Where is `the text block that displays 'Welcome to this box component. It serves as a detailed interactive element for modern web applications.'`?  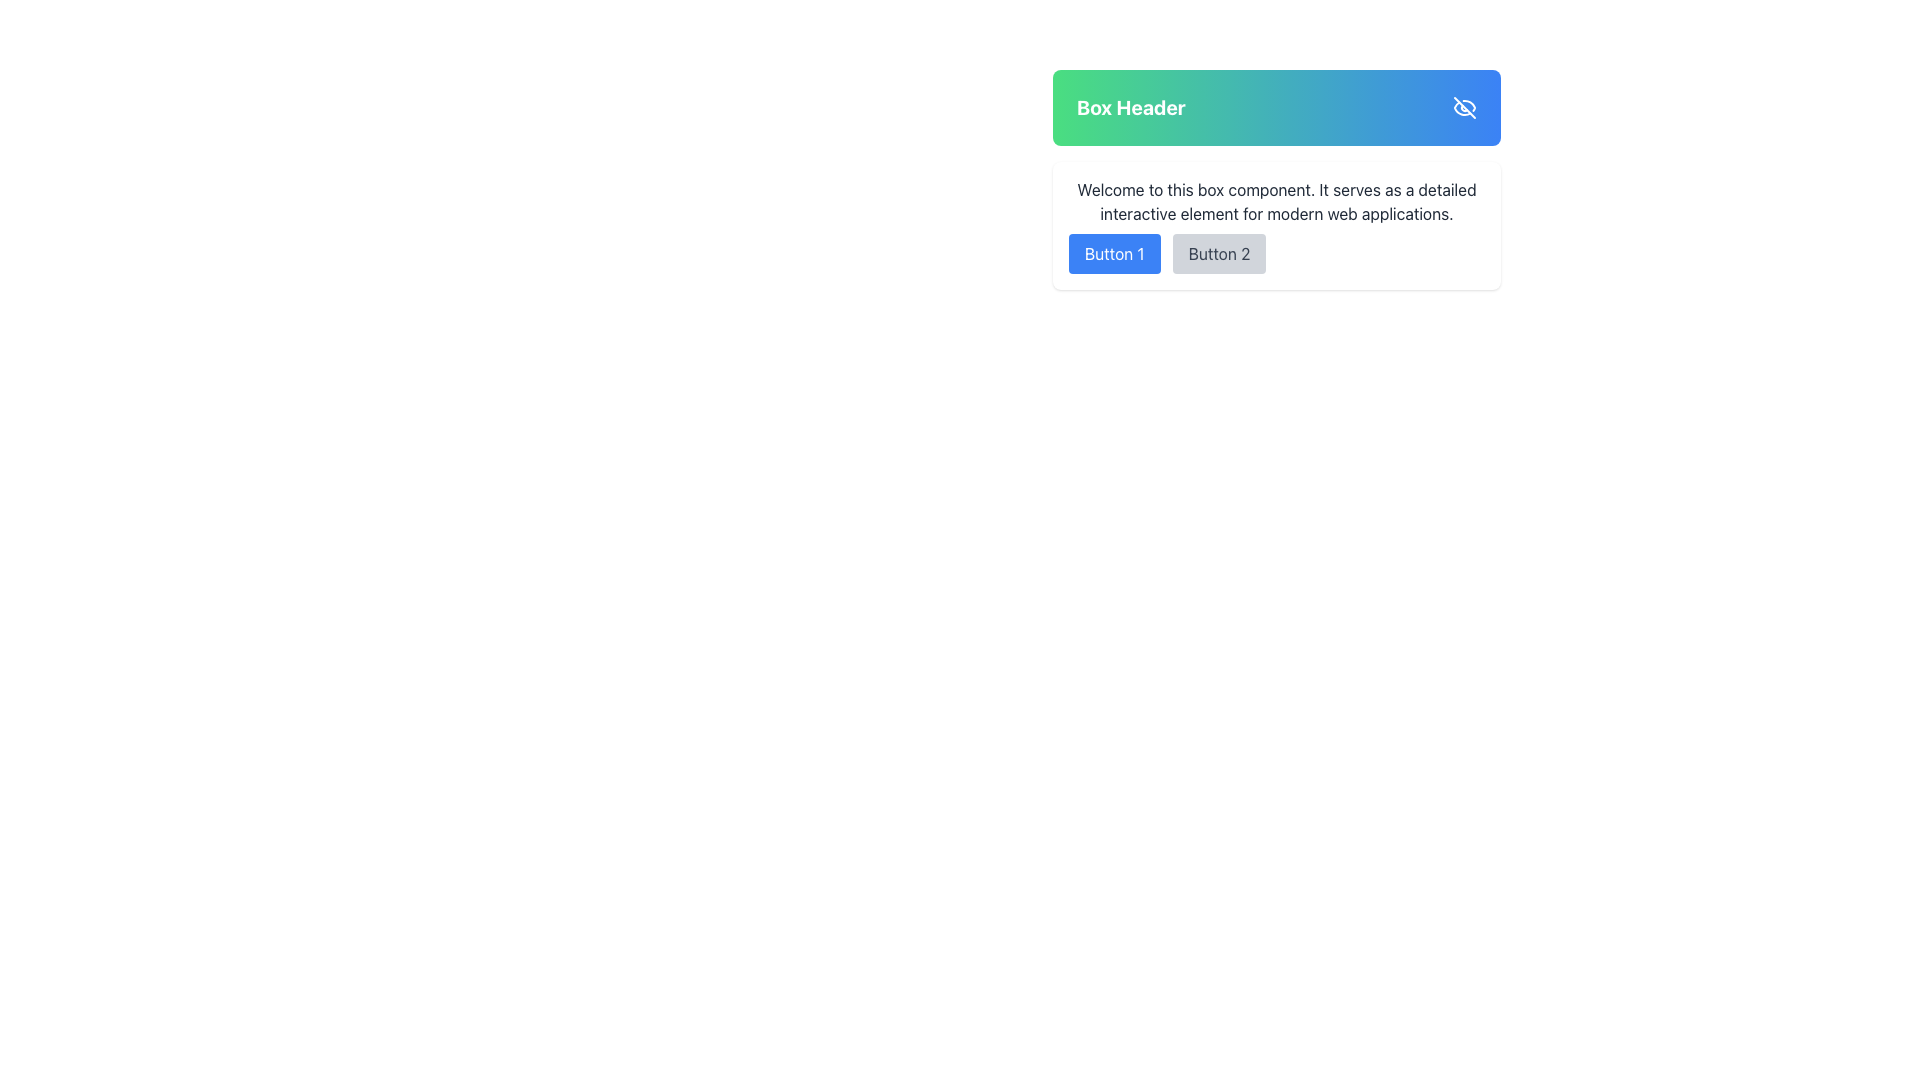 the text block that displays 'Welcome to this box component. It serves as a detailed interactive element for modern web applications.' is located at coordinates (1275, 201).